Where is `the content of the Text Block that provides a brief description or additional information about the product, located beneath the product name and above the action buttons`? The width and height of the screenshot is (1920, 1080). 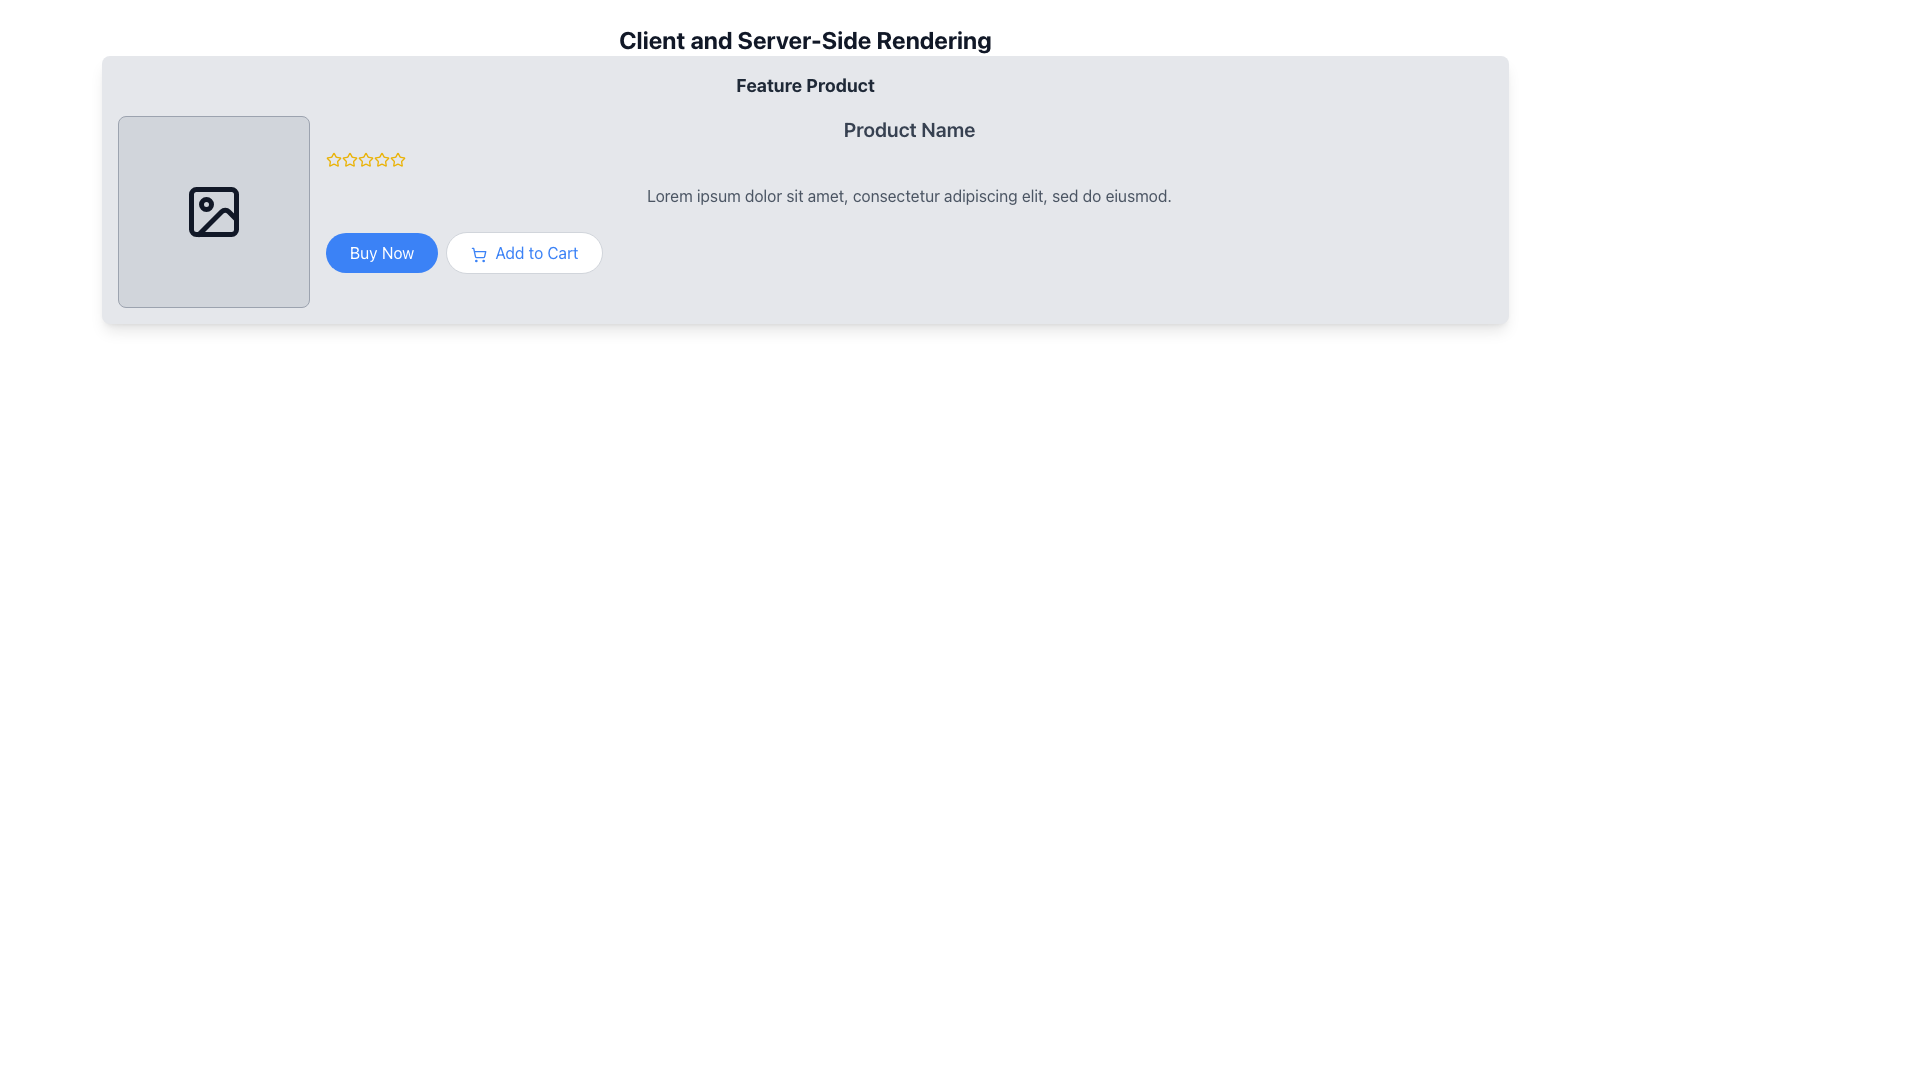
the content of the Text Block that provides a brief description or additional information about the product, located beneath the product name and above the action buttons is located at coordinates (908, 196).